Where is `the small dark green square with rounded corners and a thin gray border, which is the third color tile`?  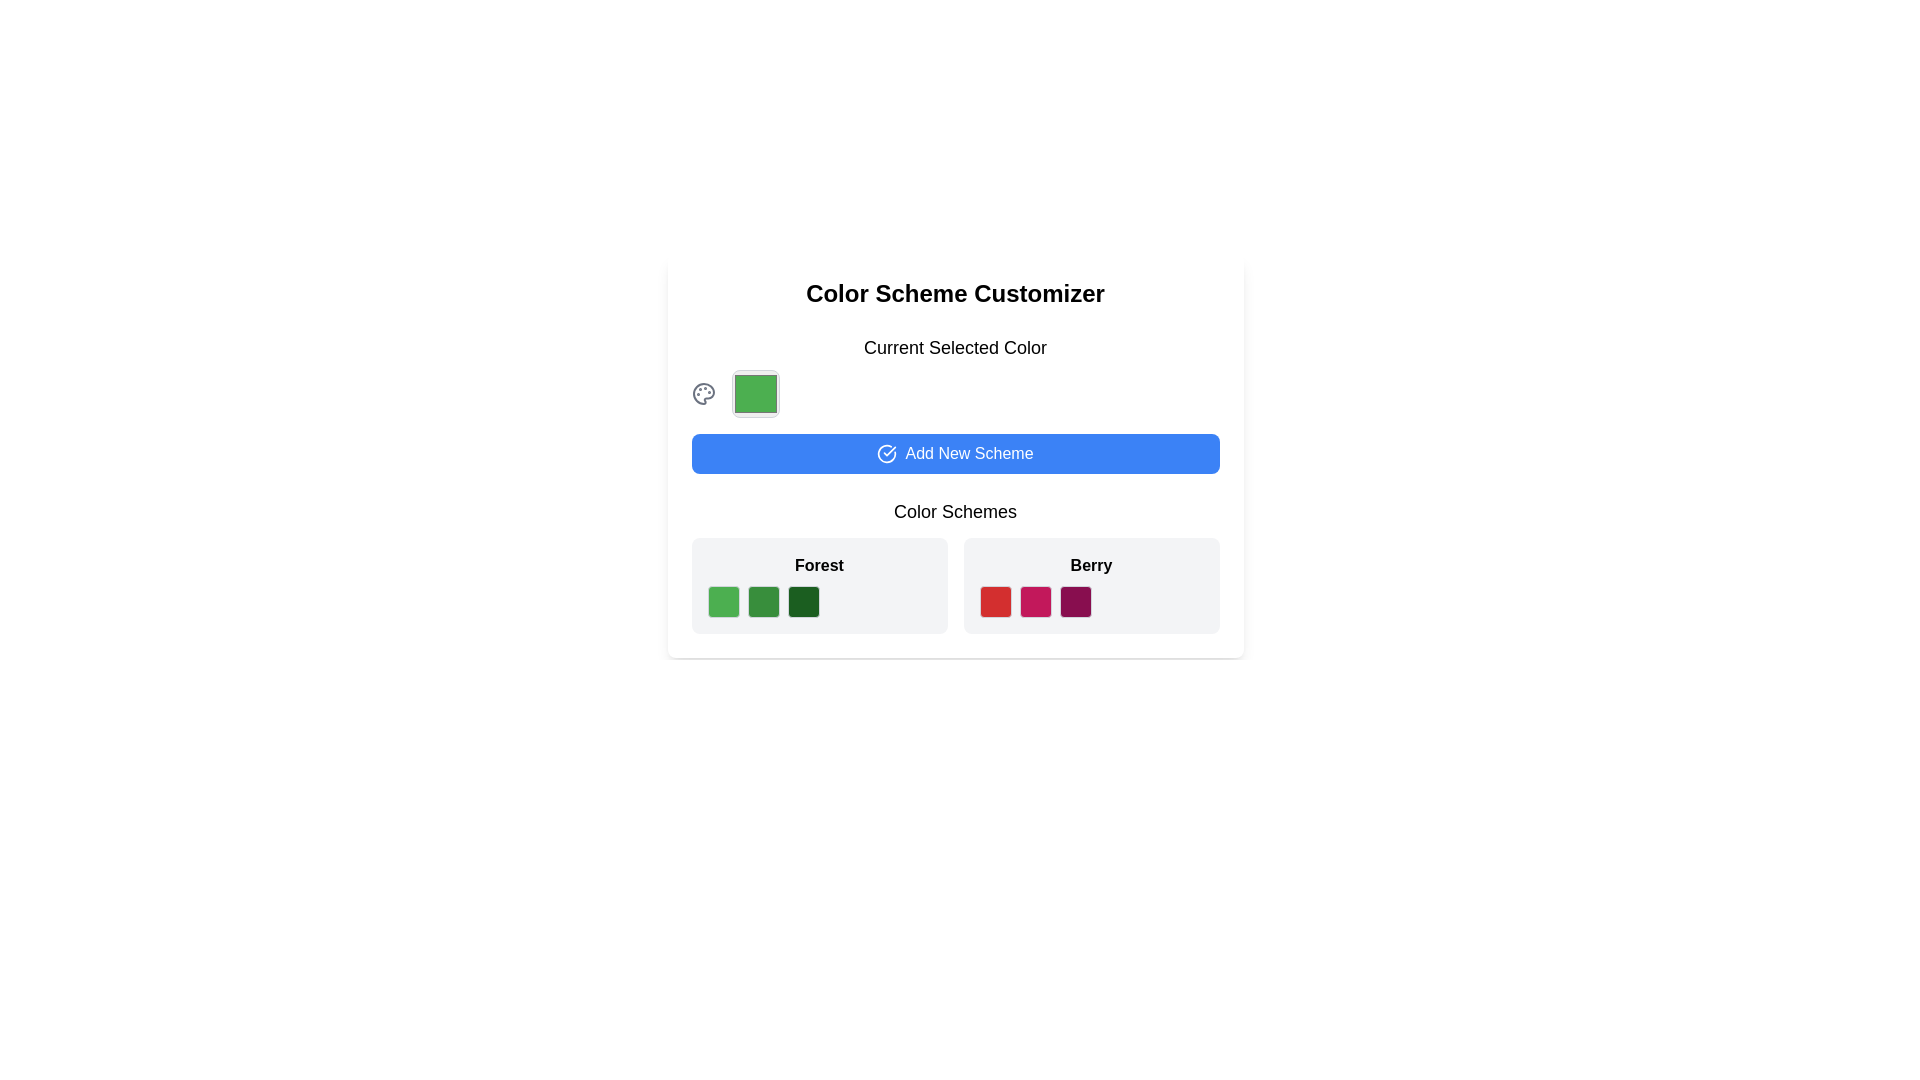 the small dark green square with rounded corners and a thin gray border, which is the third color tile is located at coordinates (819, 600).